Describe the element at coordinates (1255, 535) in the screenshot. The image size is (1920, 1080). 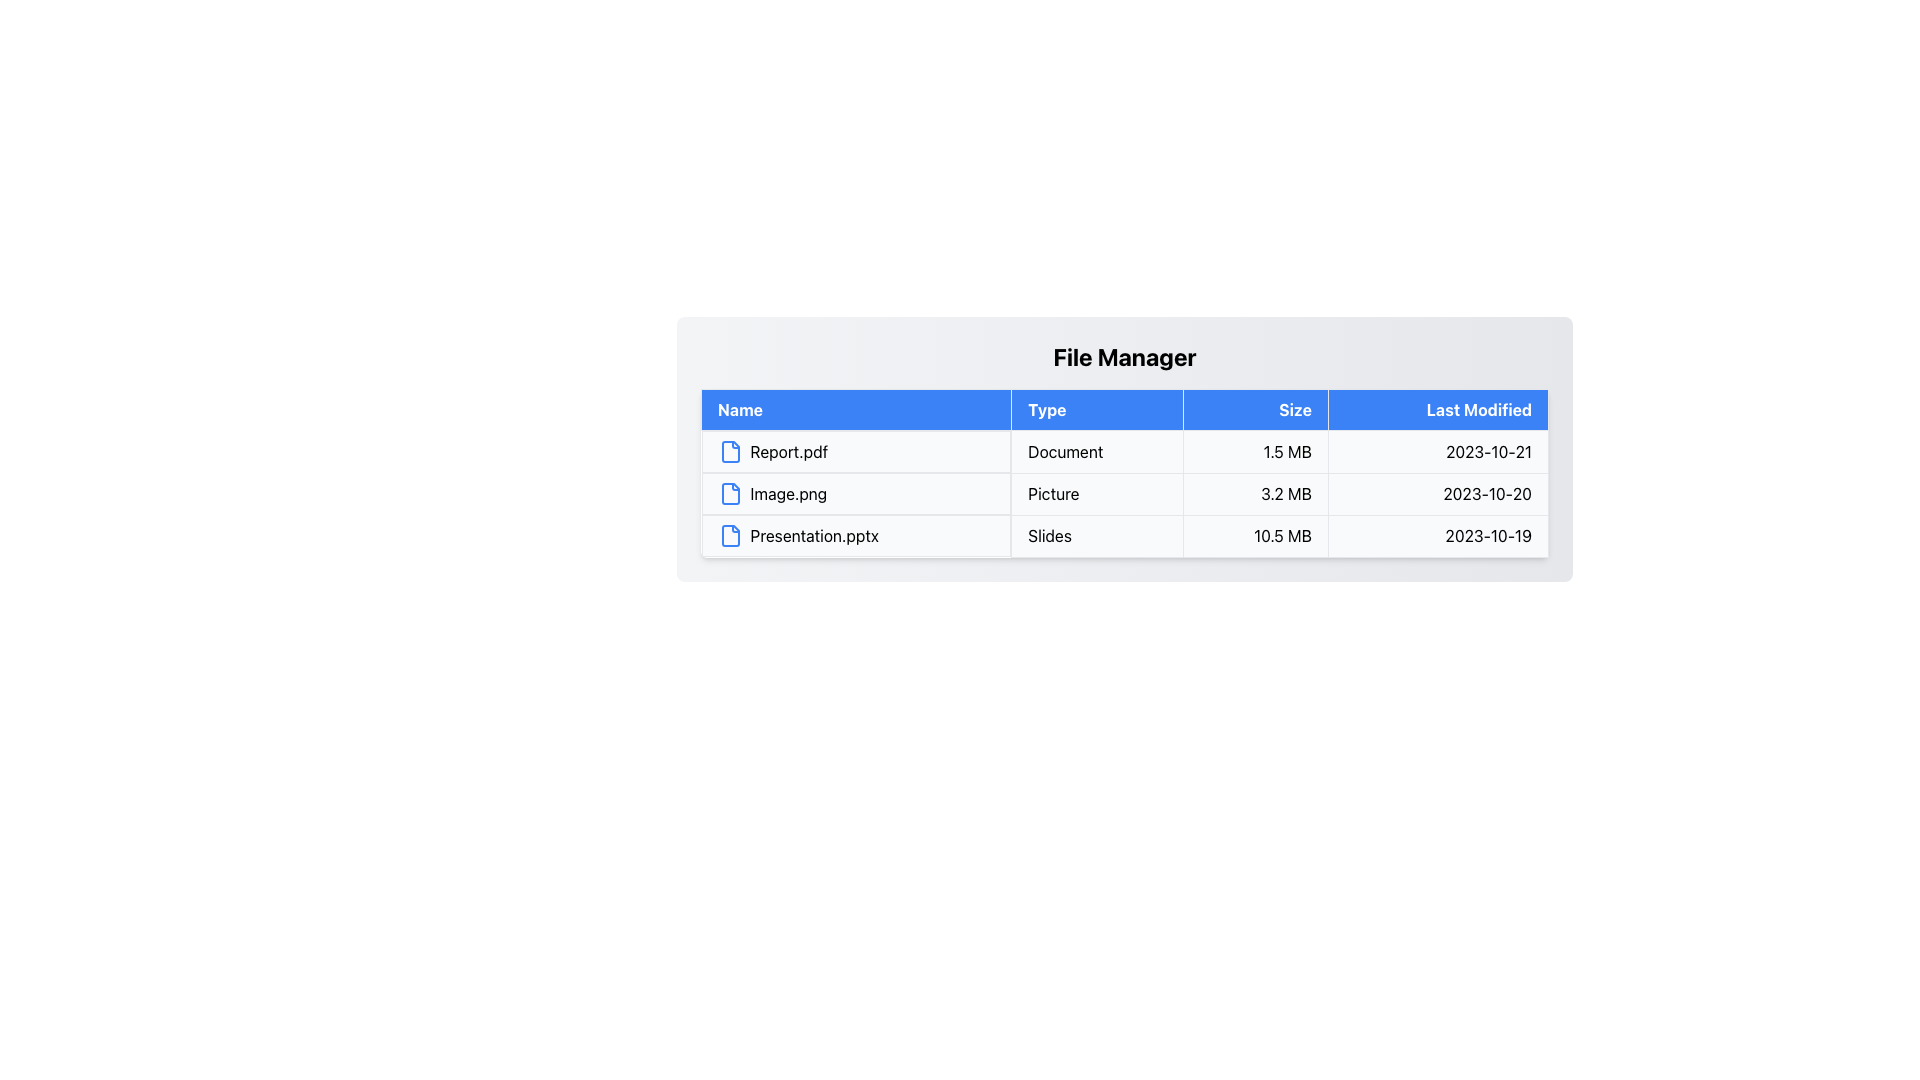
I see `the text display element showing '10.5 MB' in the third column of the table row for the file 'Presentation.pptx'` at that location.